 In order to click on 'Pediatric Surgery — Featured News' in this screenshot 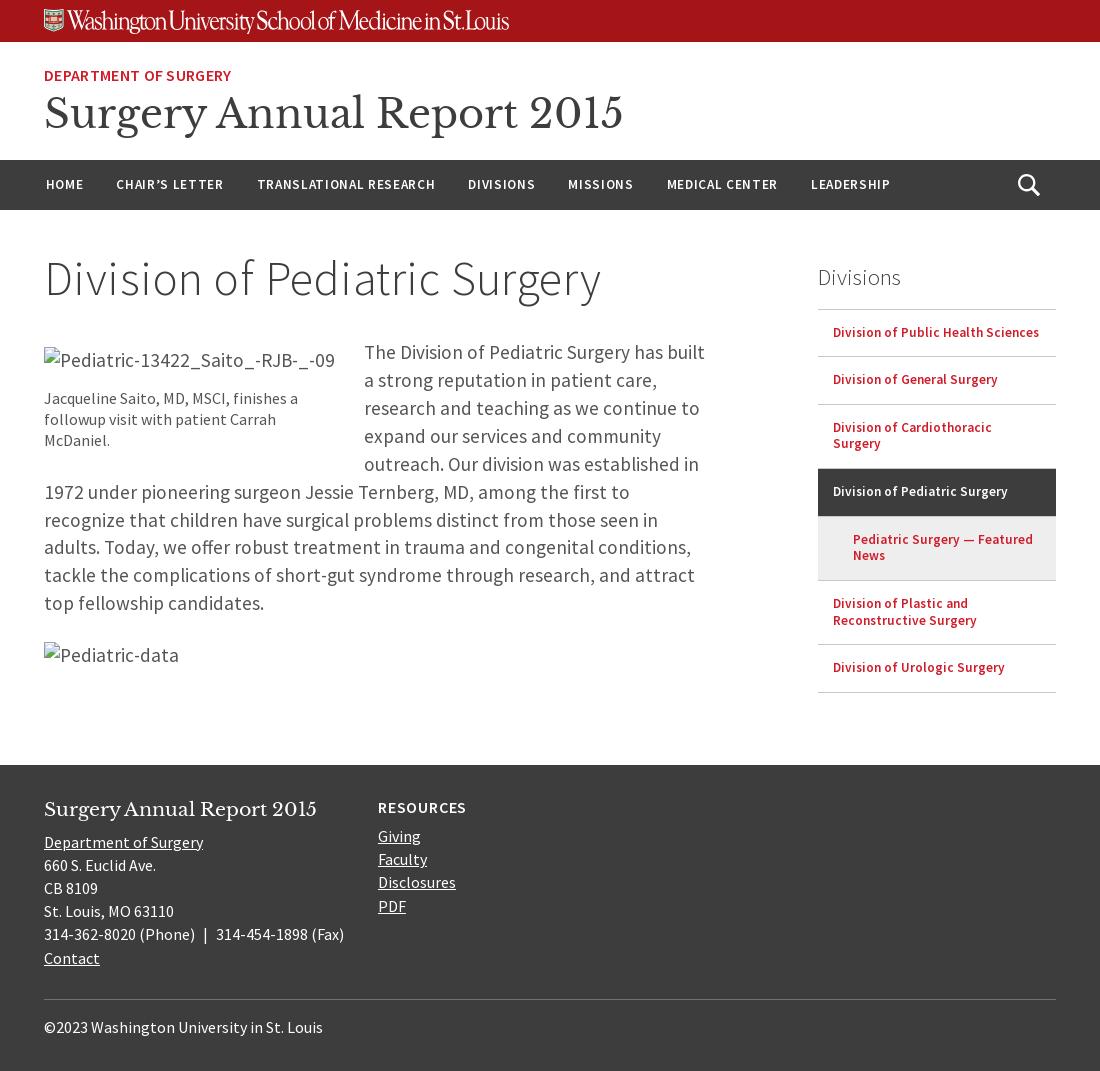, I will do `click(943, 546)`.